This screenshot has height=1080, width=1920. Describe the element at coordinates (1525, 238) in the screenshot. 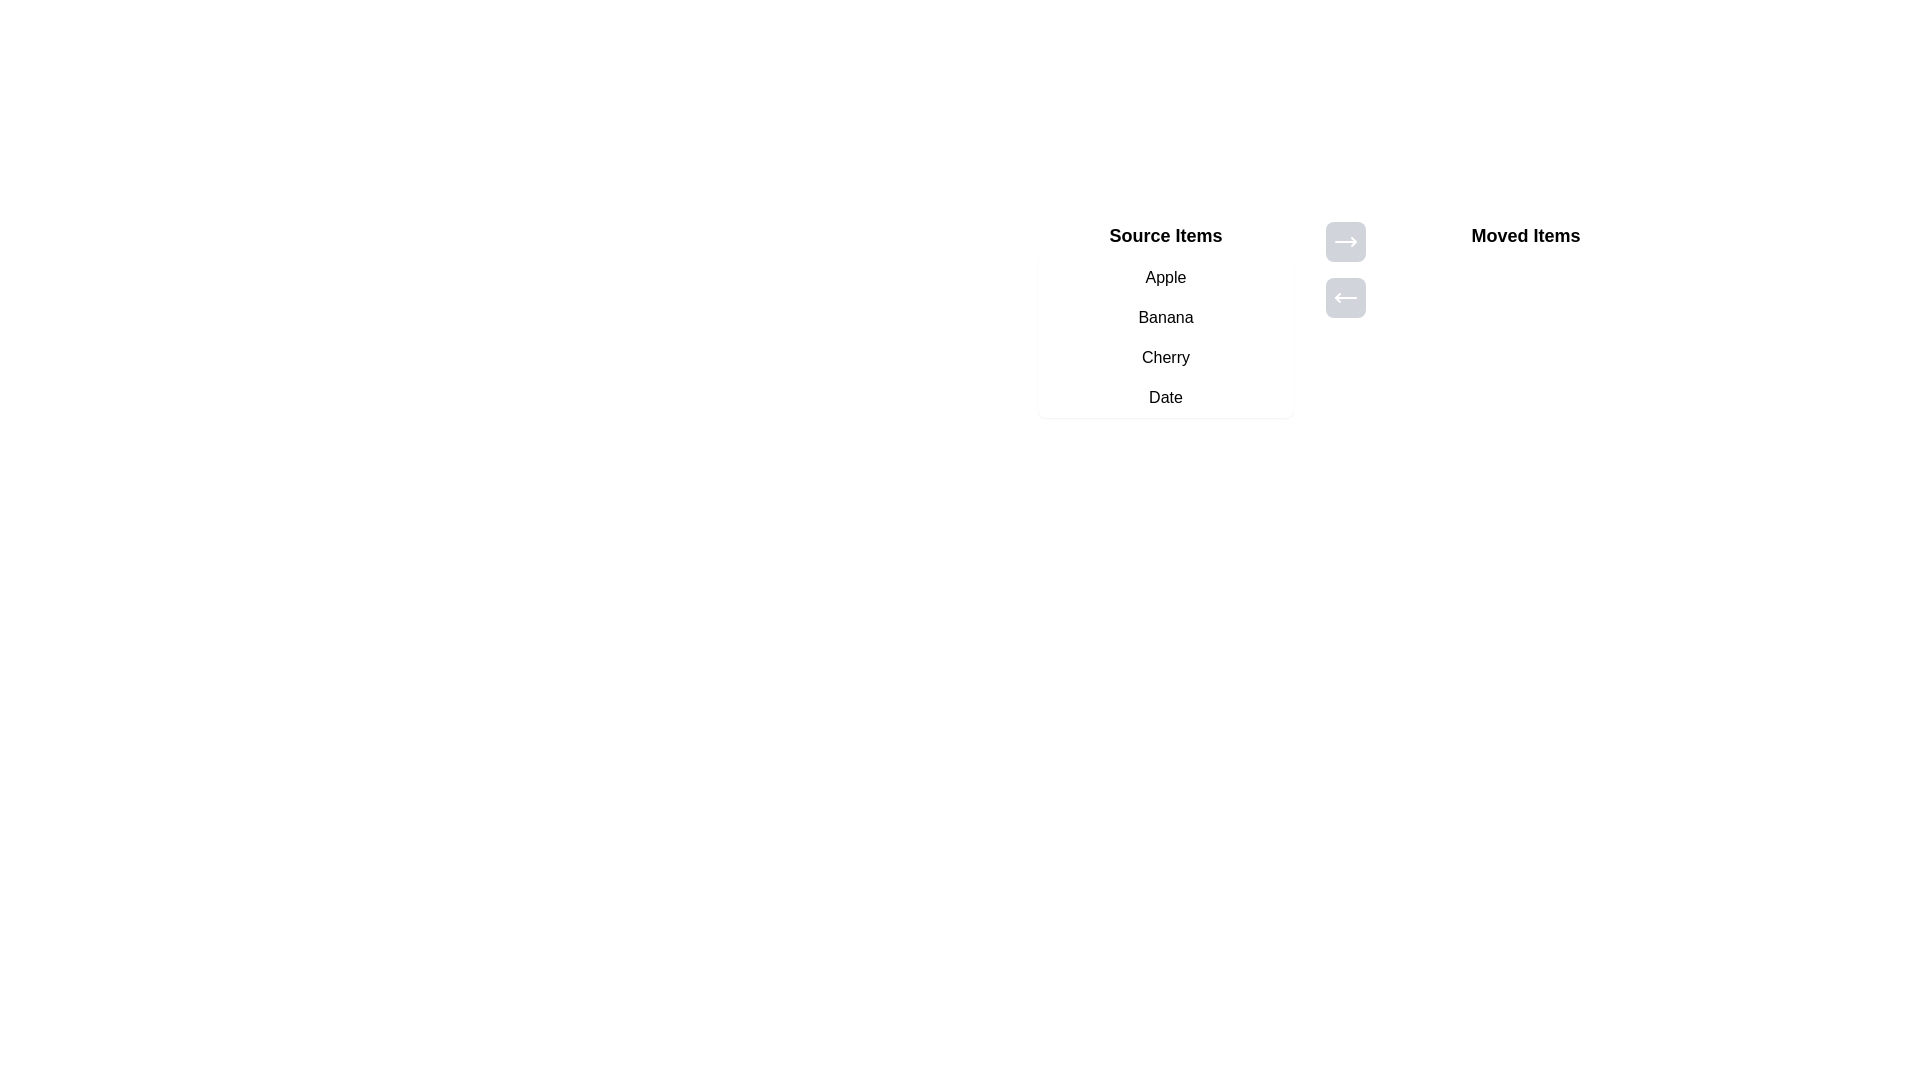

I see `the text label displaying 'Moved Items', which is styled in bold font and positioned to the right of the 'Source Items' title` at that location.